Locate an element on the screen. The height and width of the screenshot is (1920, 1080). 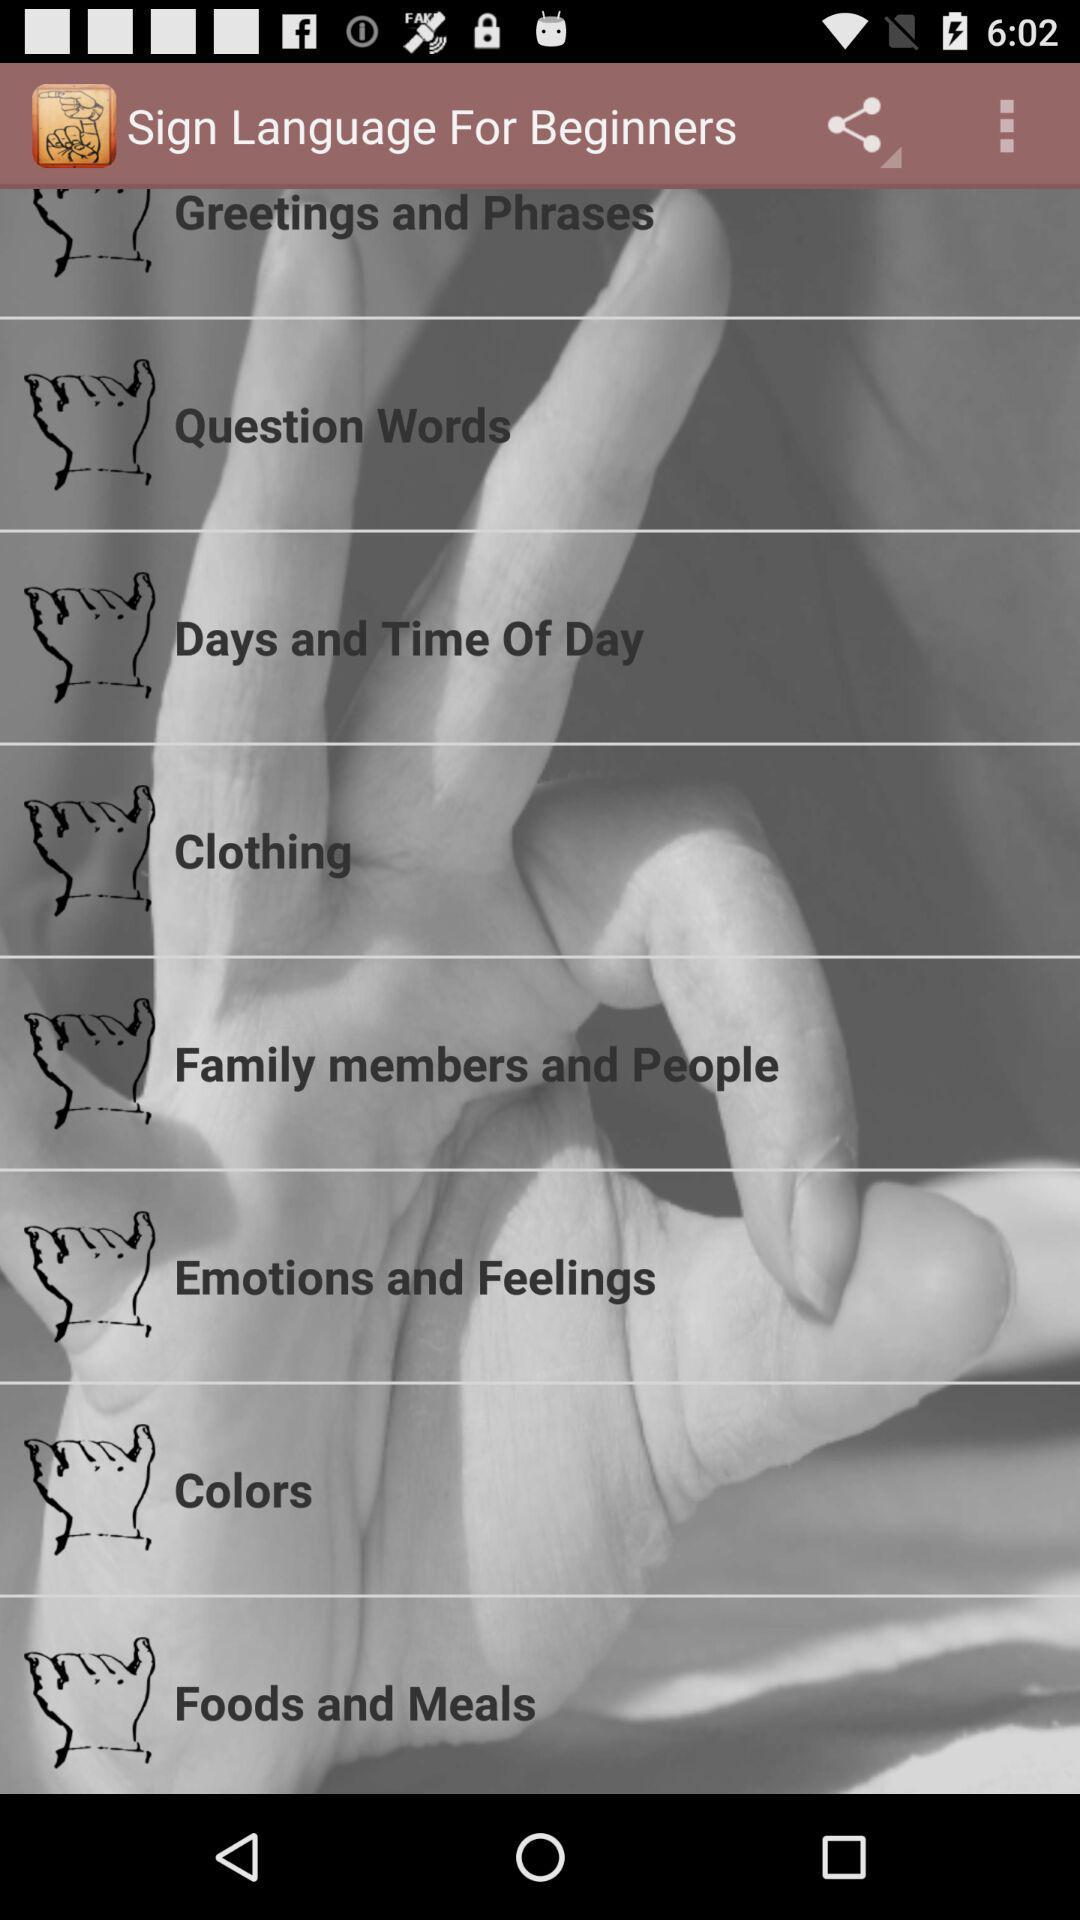
the days and time app is located at coordinates (613, 636).